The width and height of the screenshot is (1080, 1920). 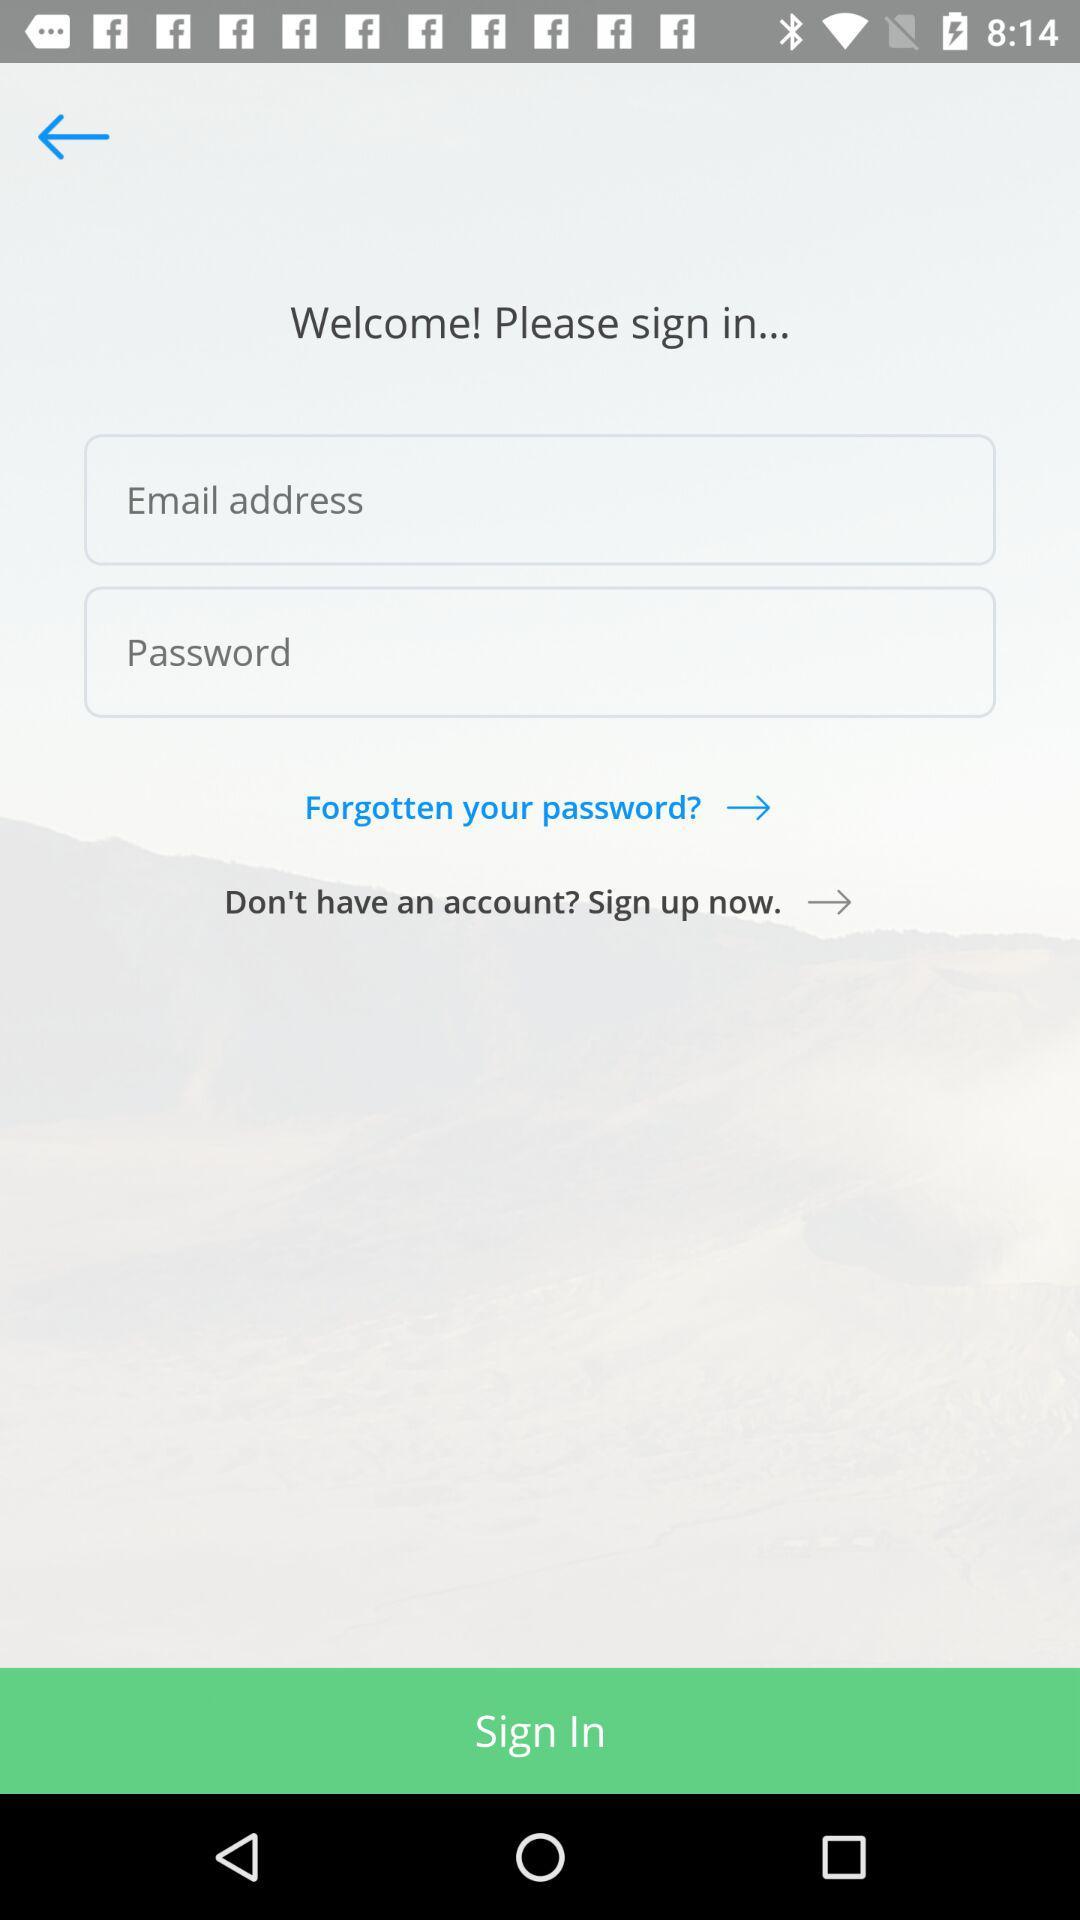 What do you see at coordinates (540, 900) in the screenshot?
I see `don t have` at bounding box center [540, 900].